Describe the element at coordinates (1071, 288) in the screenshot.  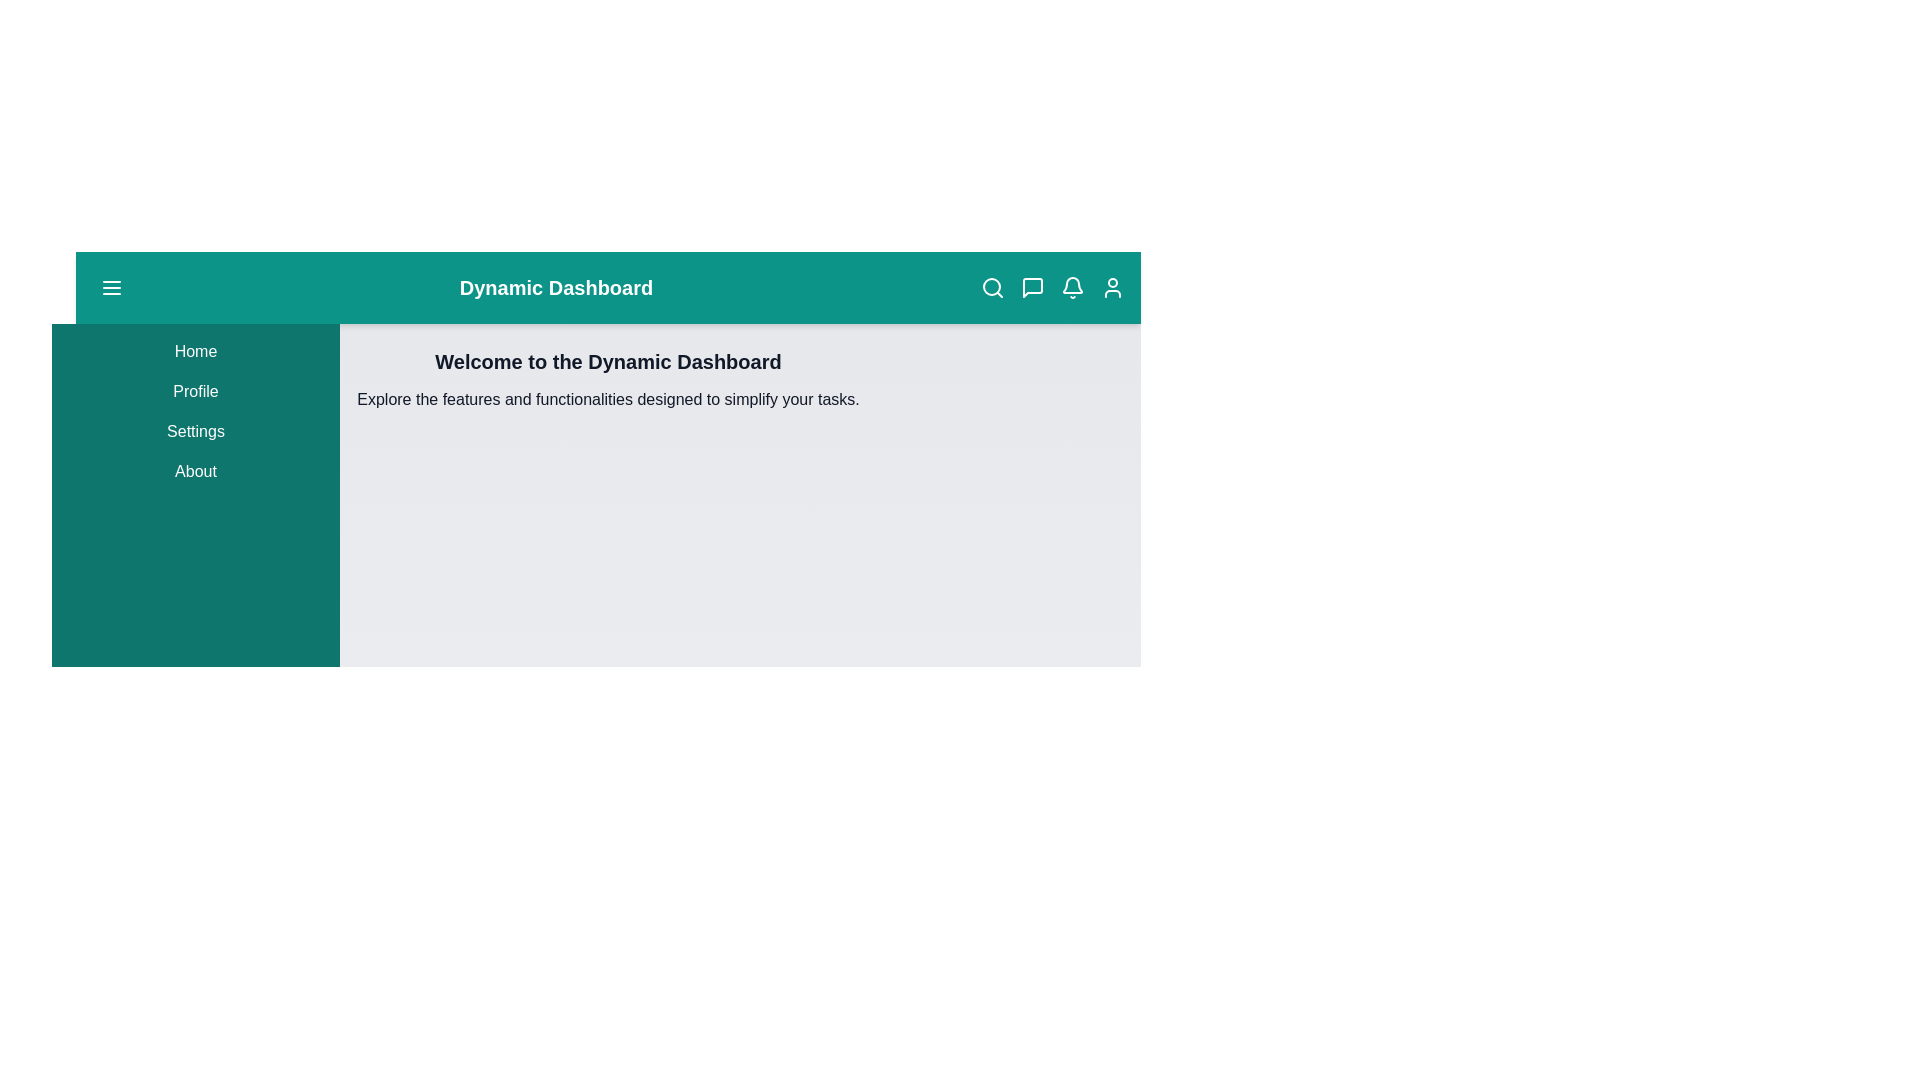
I see `the notification icon in the app bar` at that location.